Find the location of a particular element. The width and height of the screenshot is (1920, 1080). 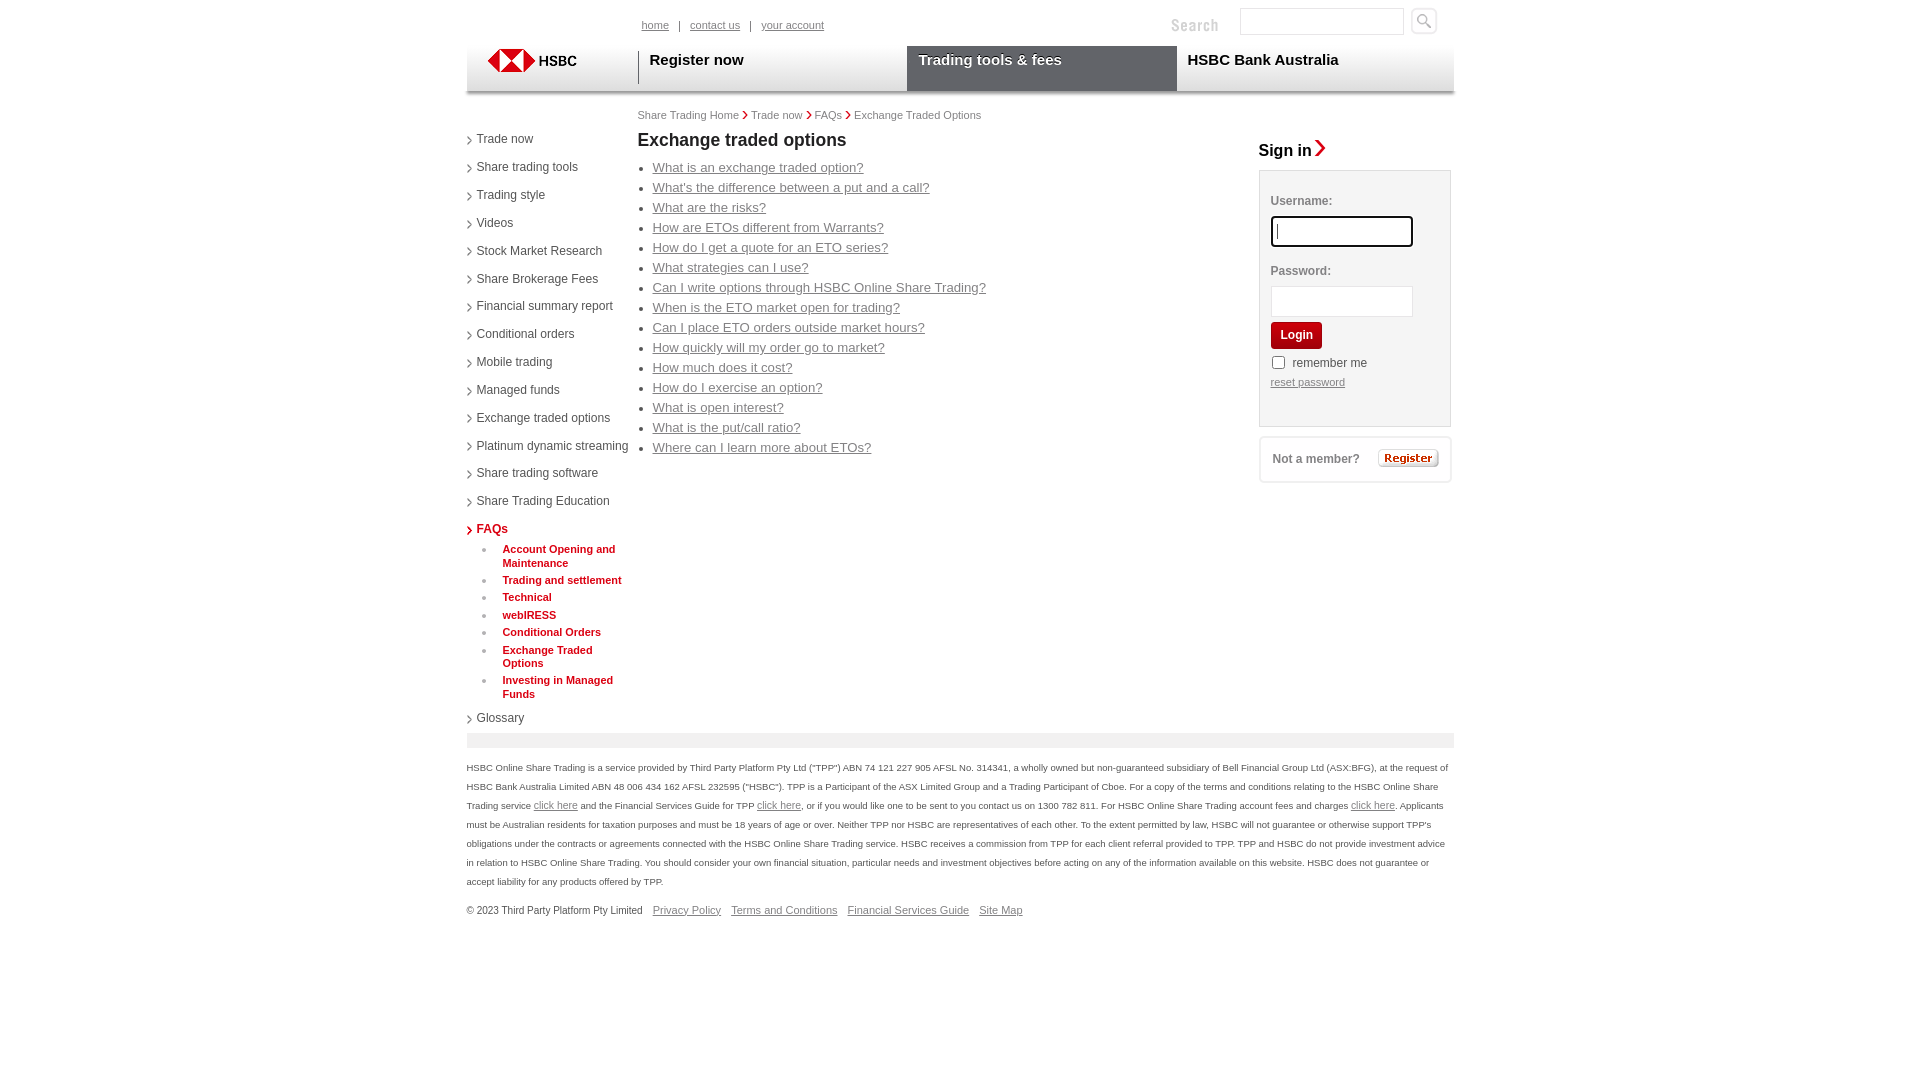

'What are the risks?' is located at coordinates (709, 207).